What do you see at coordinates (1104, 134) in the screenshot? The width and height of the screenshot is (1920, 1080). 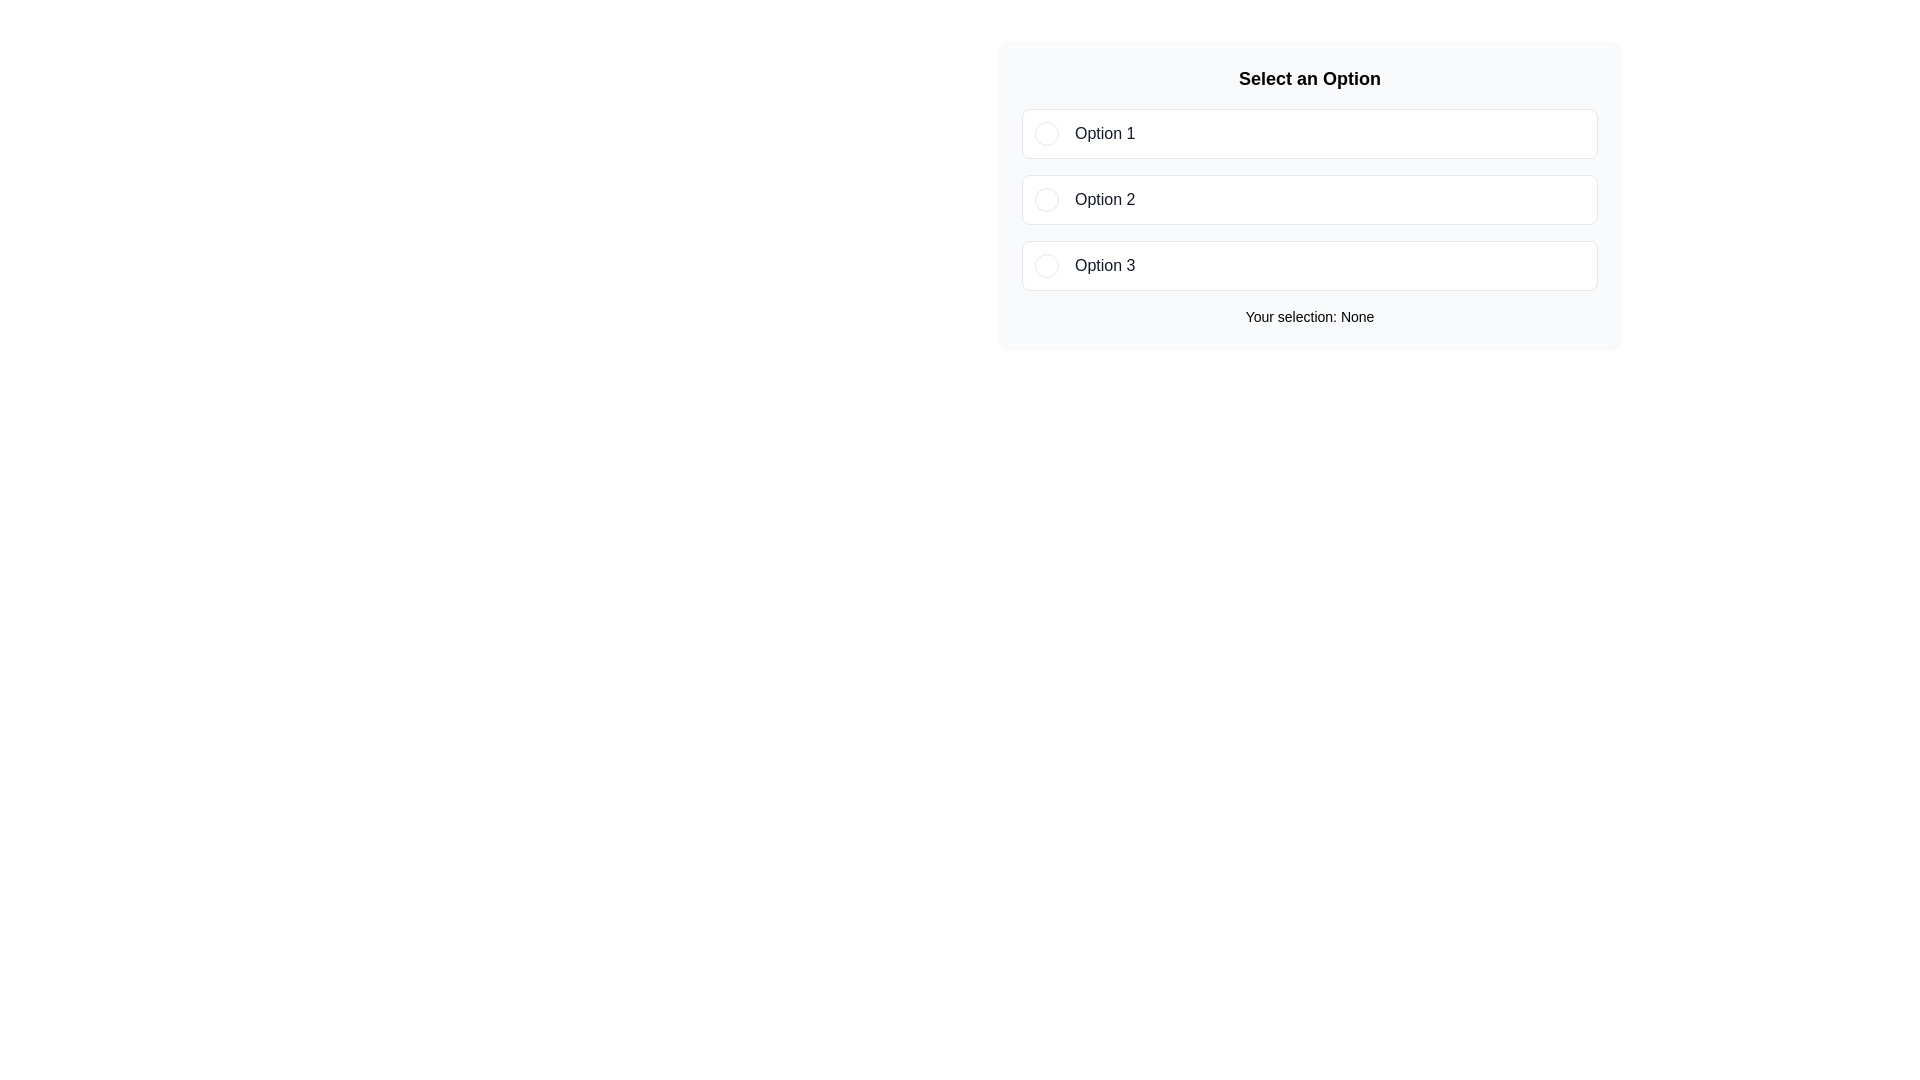 I see `the text label that describes the first selectable option, which is located next to the radio button and displays 'Option 1'` at bounding box center [1104, 134].